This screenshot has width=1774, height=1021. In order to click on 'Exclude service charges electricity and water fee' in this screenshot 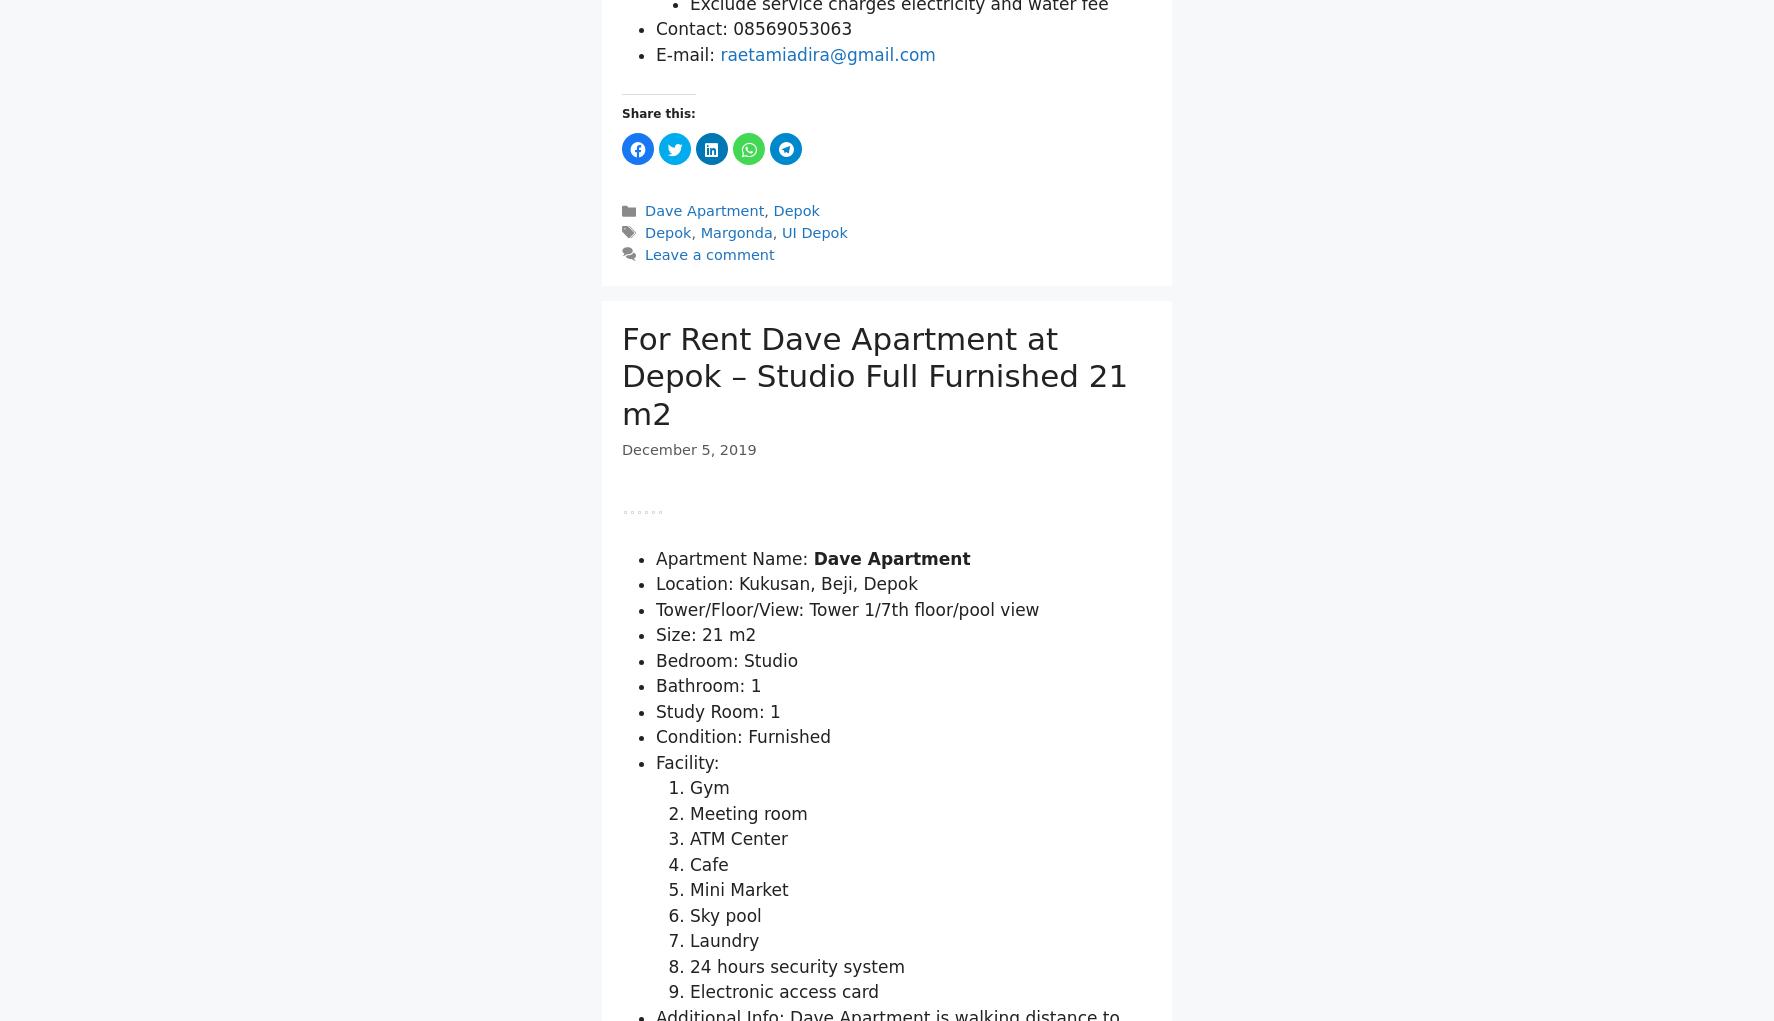, I will do `click(898, 235)`.